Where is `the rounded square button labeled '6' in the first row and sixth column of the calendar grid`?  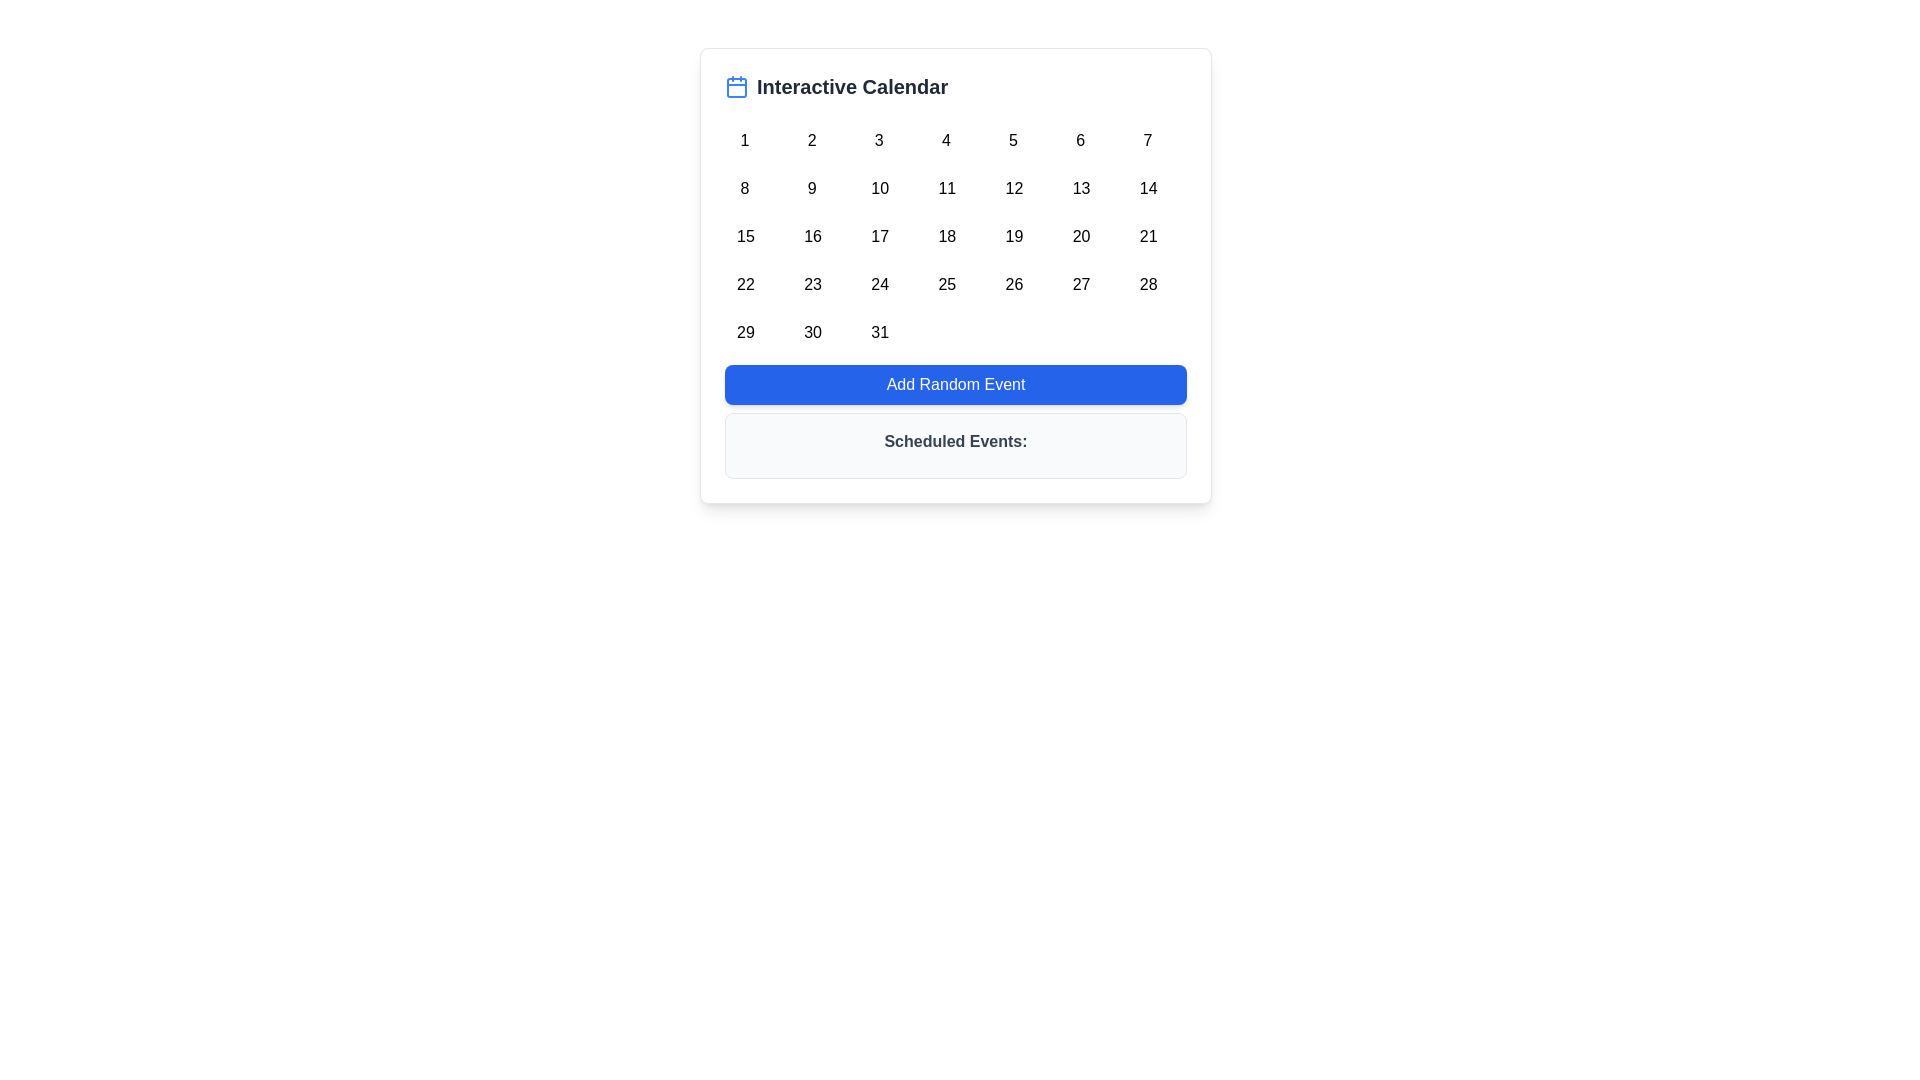 the rounded square button labeled '6' in the first row and sixth column of the calendar grid is located at coordinates (1079, 136).